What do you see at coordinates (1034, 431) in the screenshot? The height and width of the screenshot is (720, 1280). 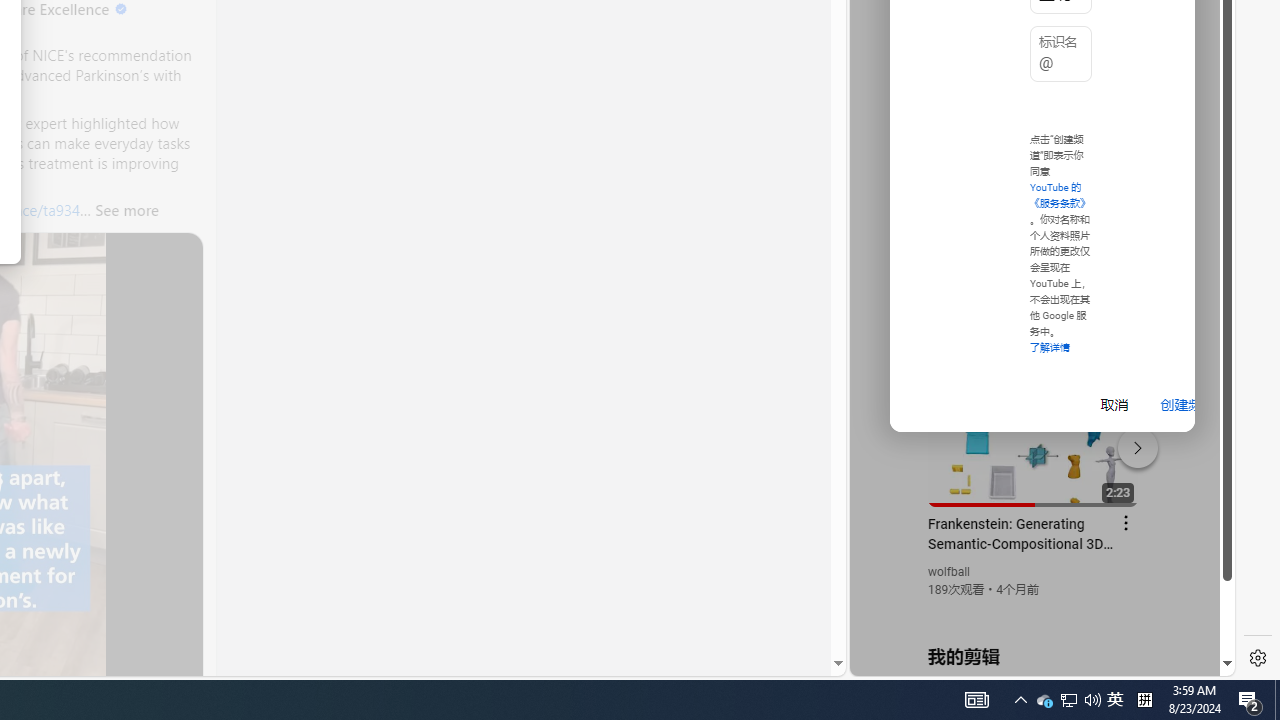 I see `'YouTube'` at bounding box center [1034, 431].